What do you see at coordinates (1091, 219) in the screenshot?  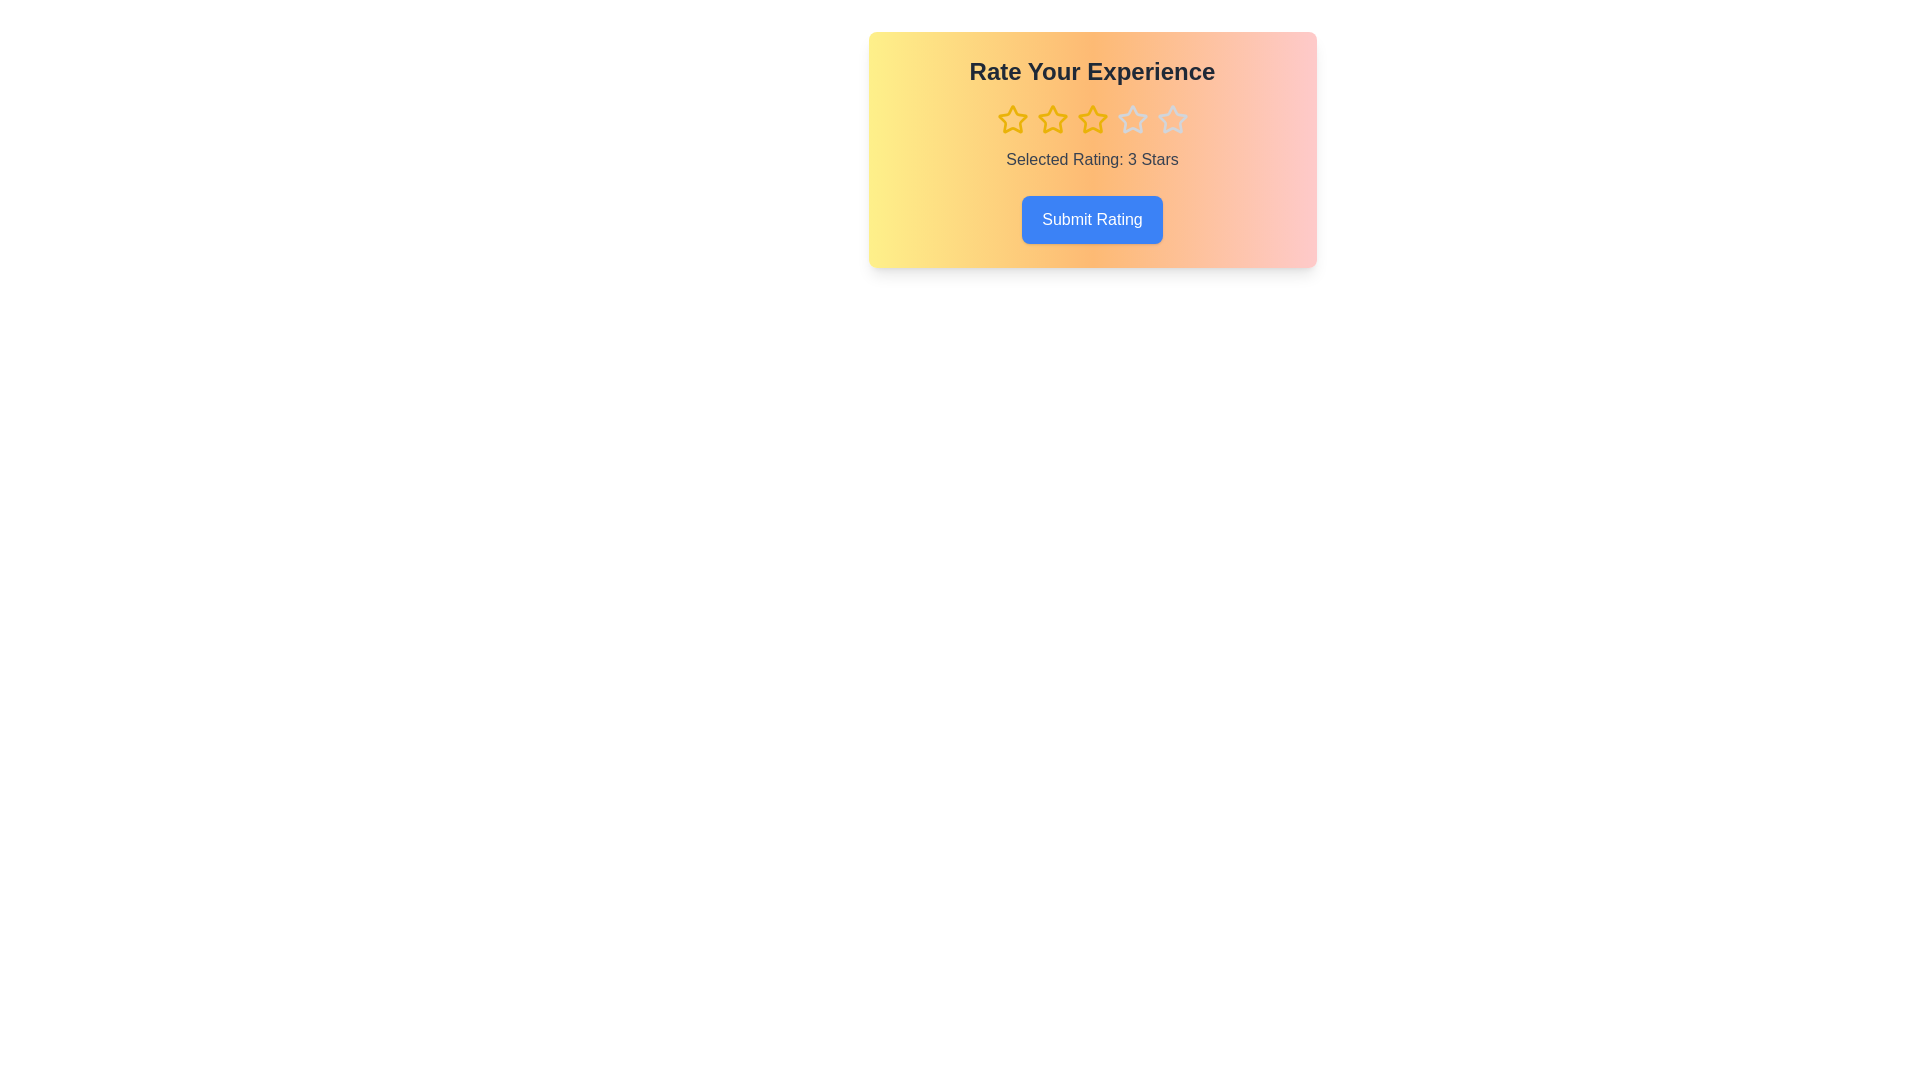 I see `the 'Submit Rating' button to submit the selected rating` at bounding box center [1091, 219].